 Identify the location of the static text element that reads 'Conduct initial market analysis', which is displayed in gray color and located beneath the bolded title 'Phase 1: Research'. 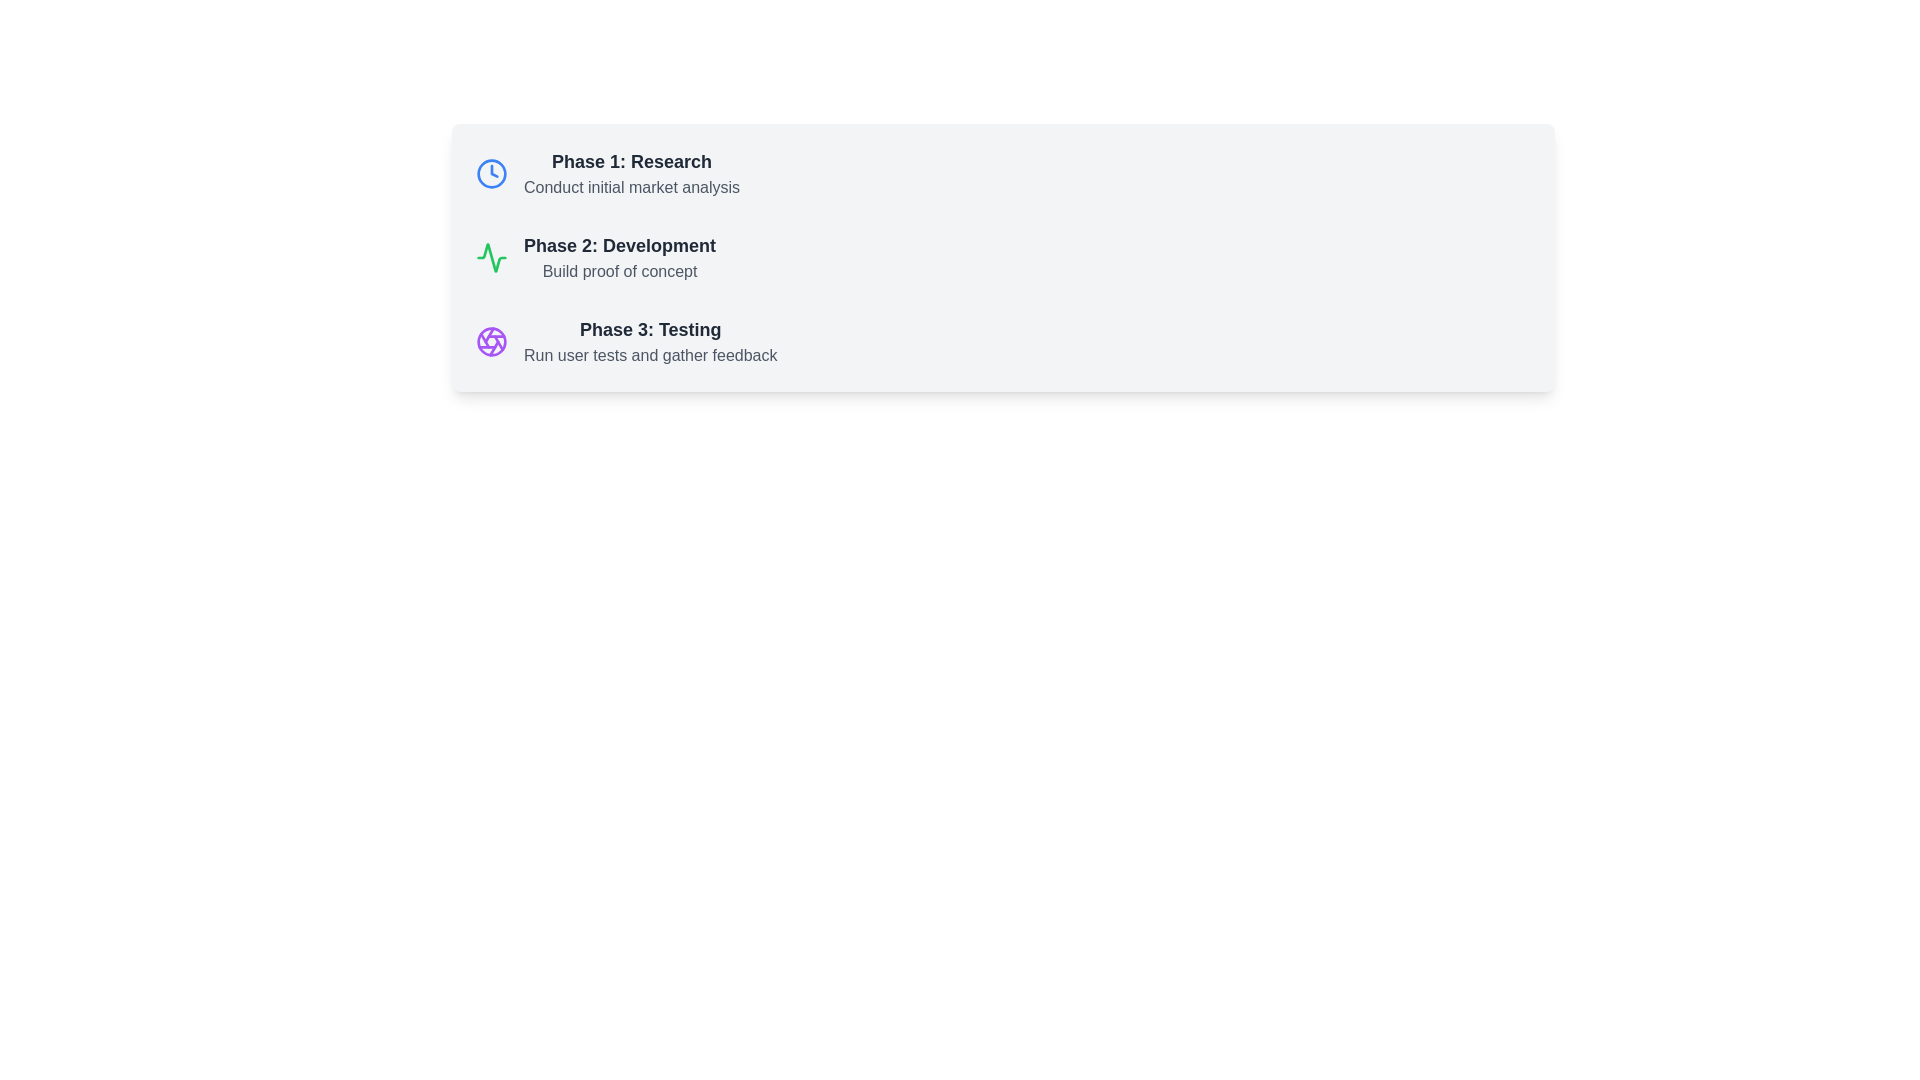
(631, 188).